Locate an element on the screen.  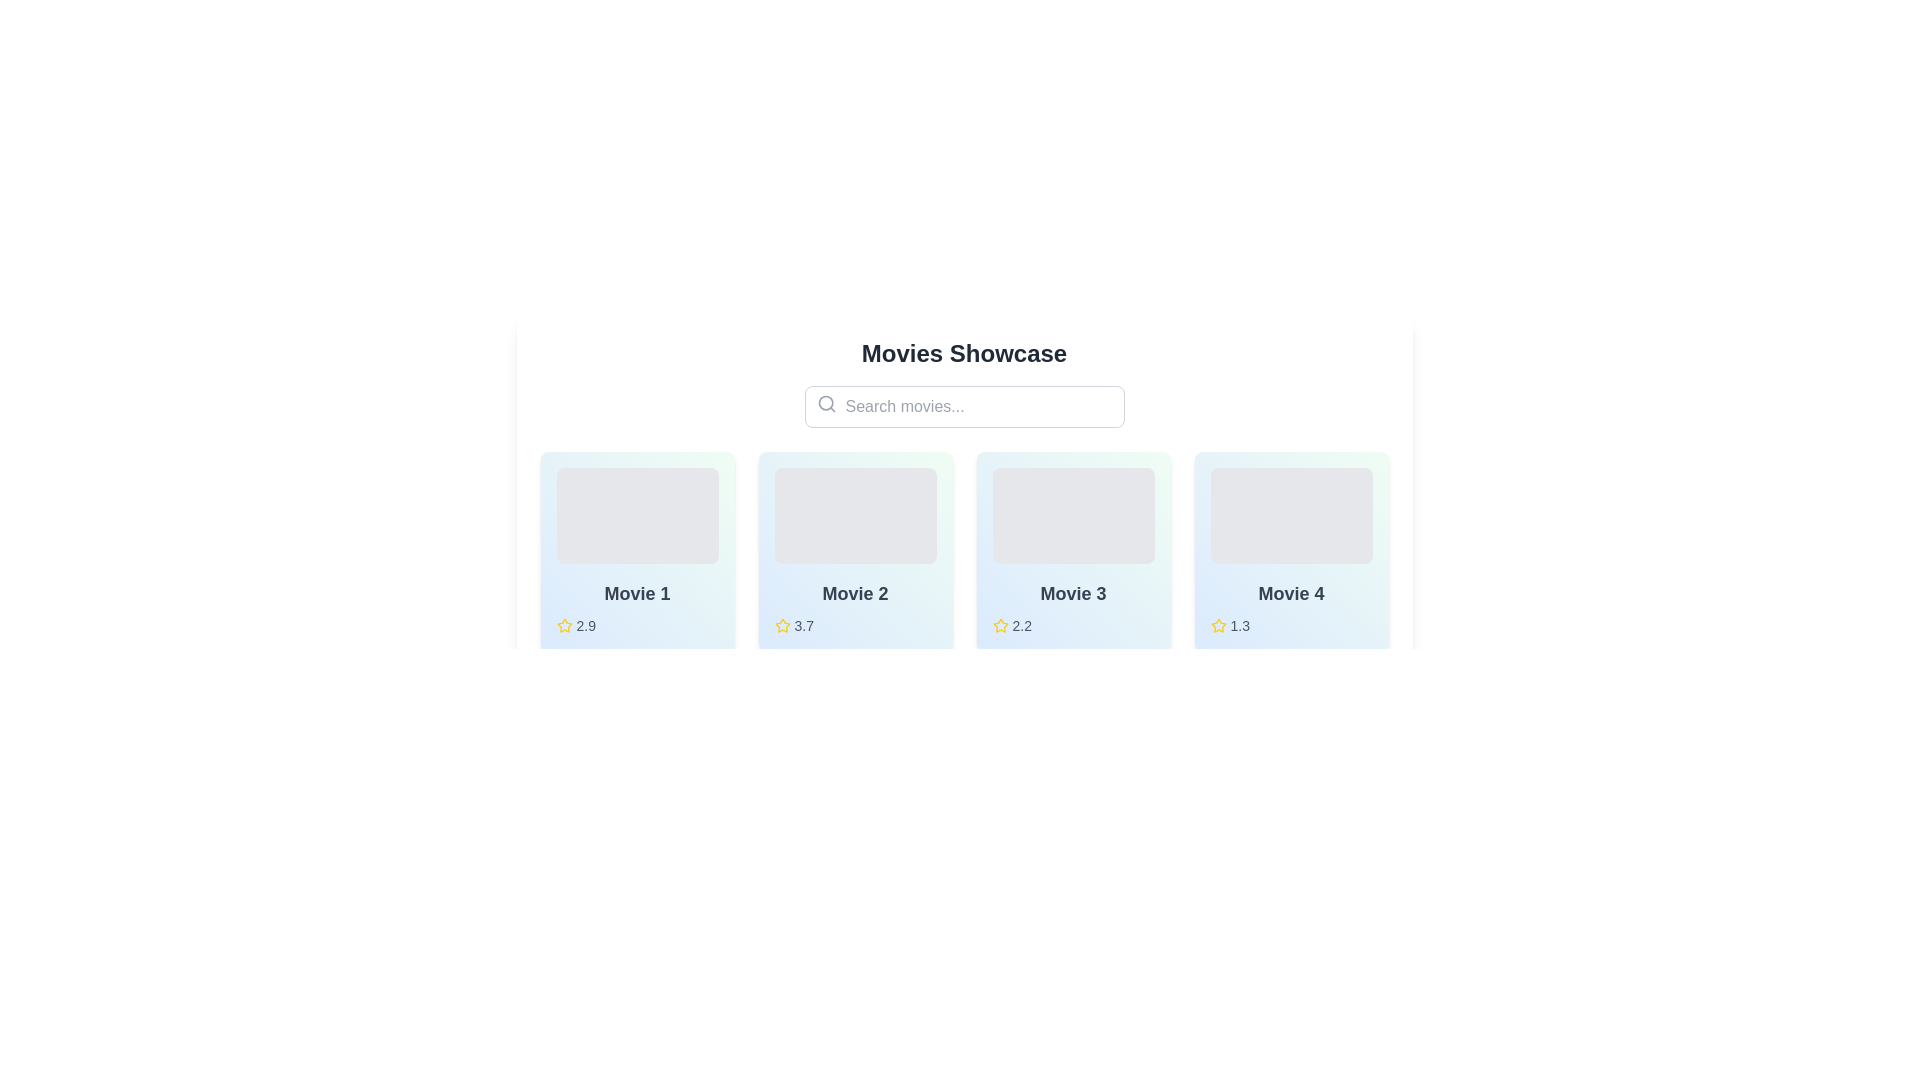
the magnifying glass icon located to the left of the 'Search movies...' text input field, which is styled with a gray color and has a circular outline is located at coordinates (826, 404).